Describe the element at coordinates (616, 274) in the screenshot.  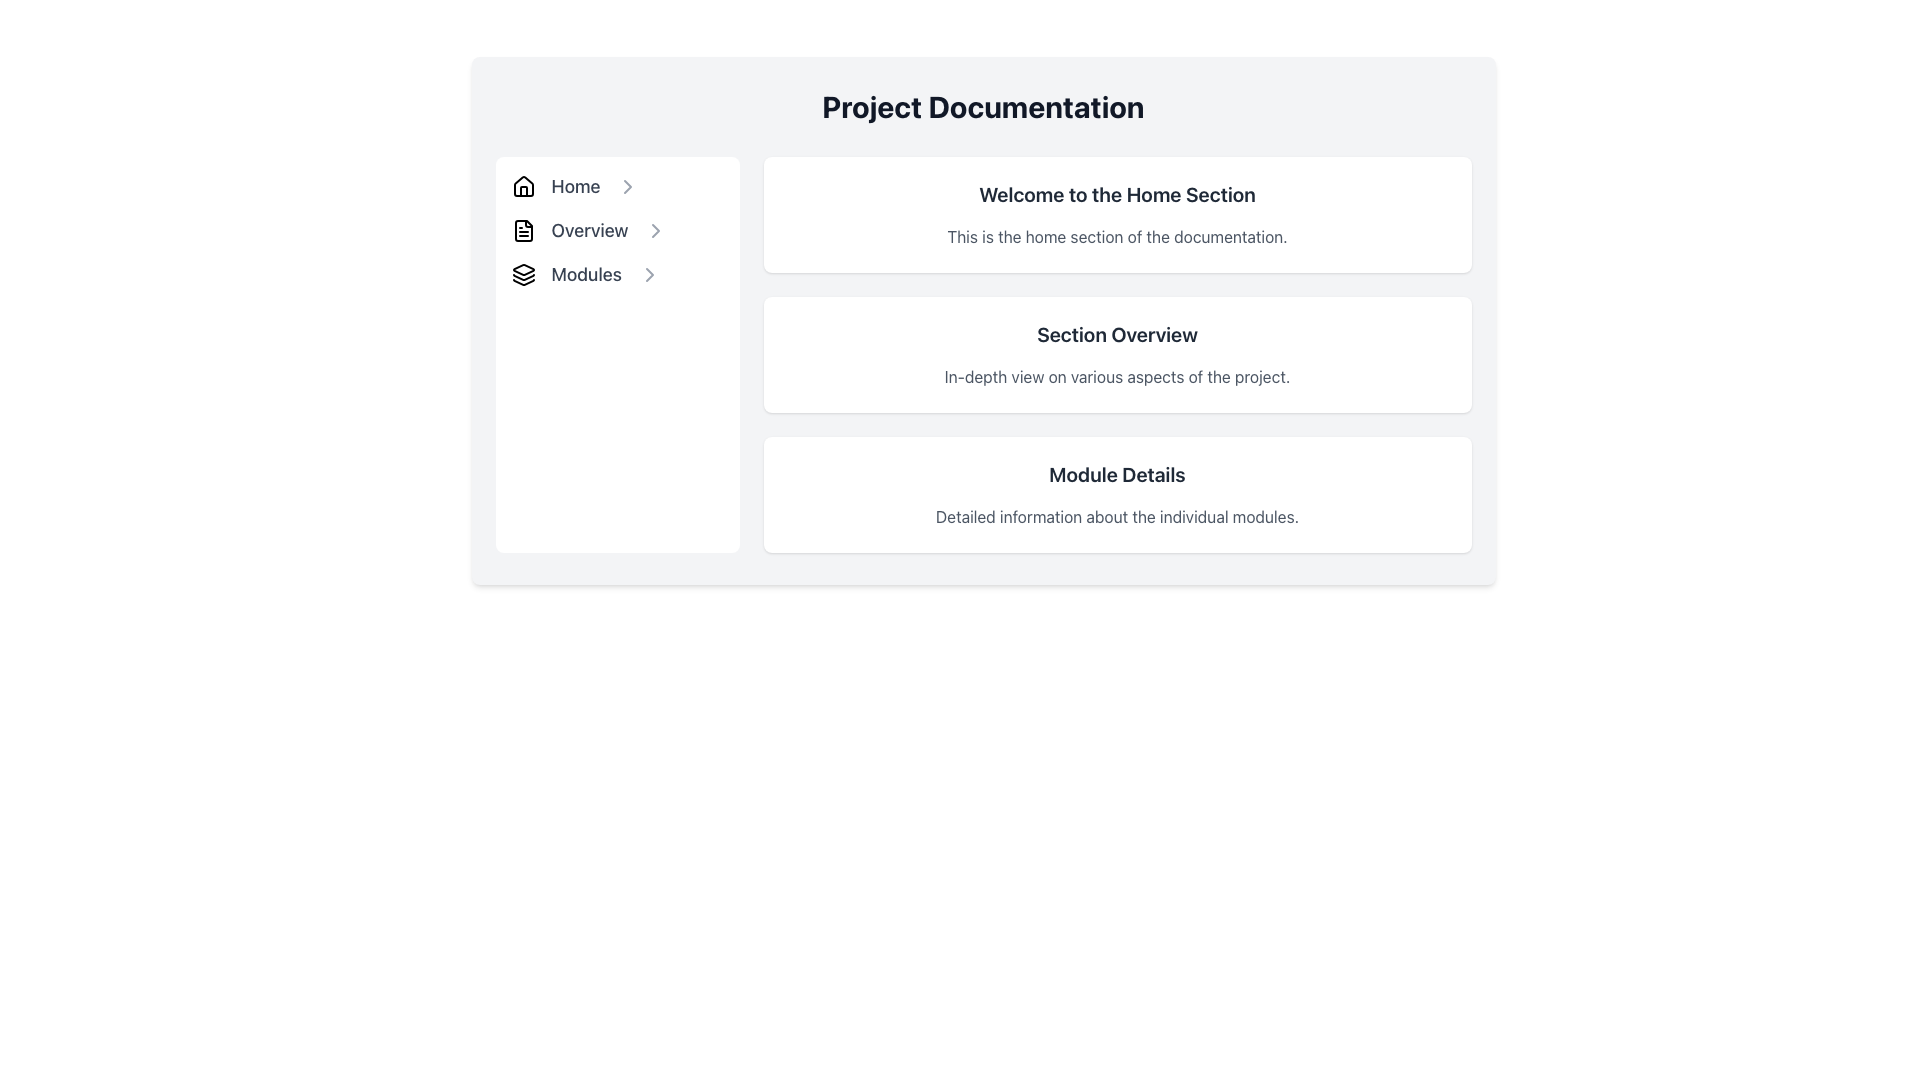
I see `the 'Modules' navigation link, which is the third item in the vertical navigation menu, to trigger the visual styling change` at that location.